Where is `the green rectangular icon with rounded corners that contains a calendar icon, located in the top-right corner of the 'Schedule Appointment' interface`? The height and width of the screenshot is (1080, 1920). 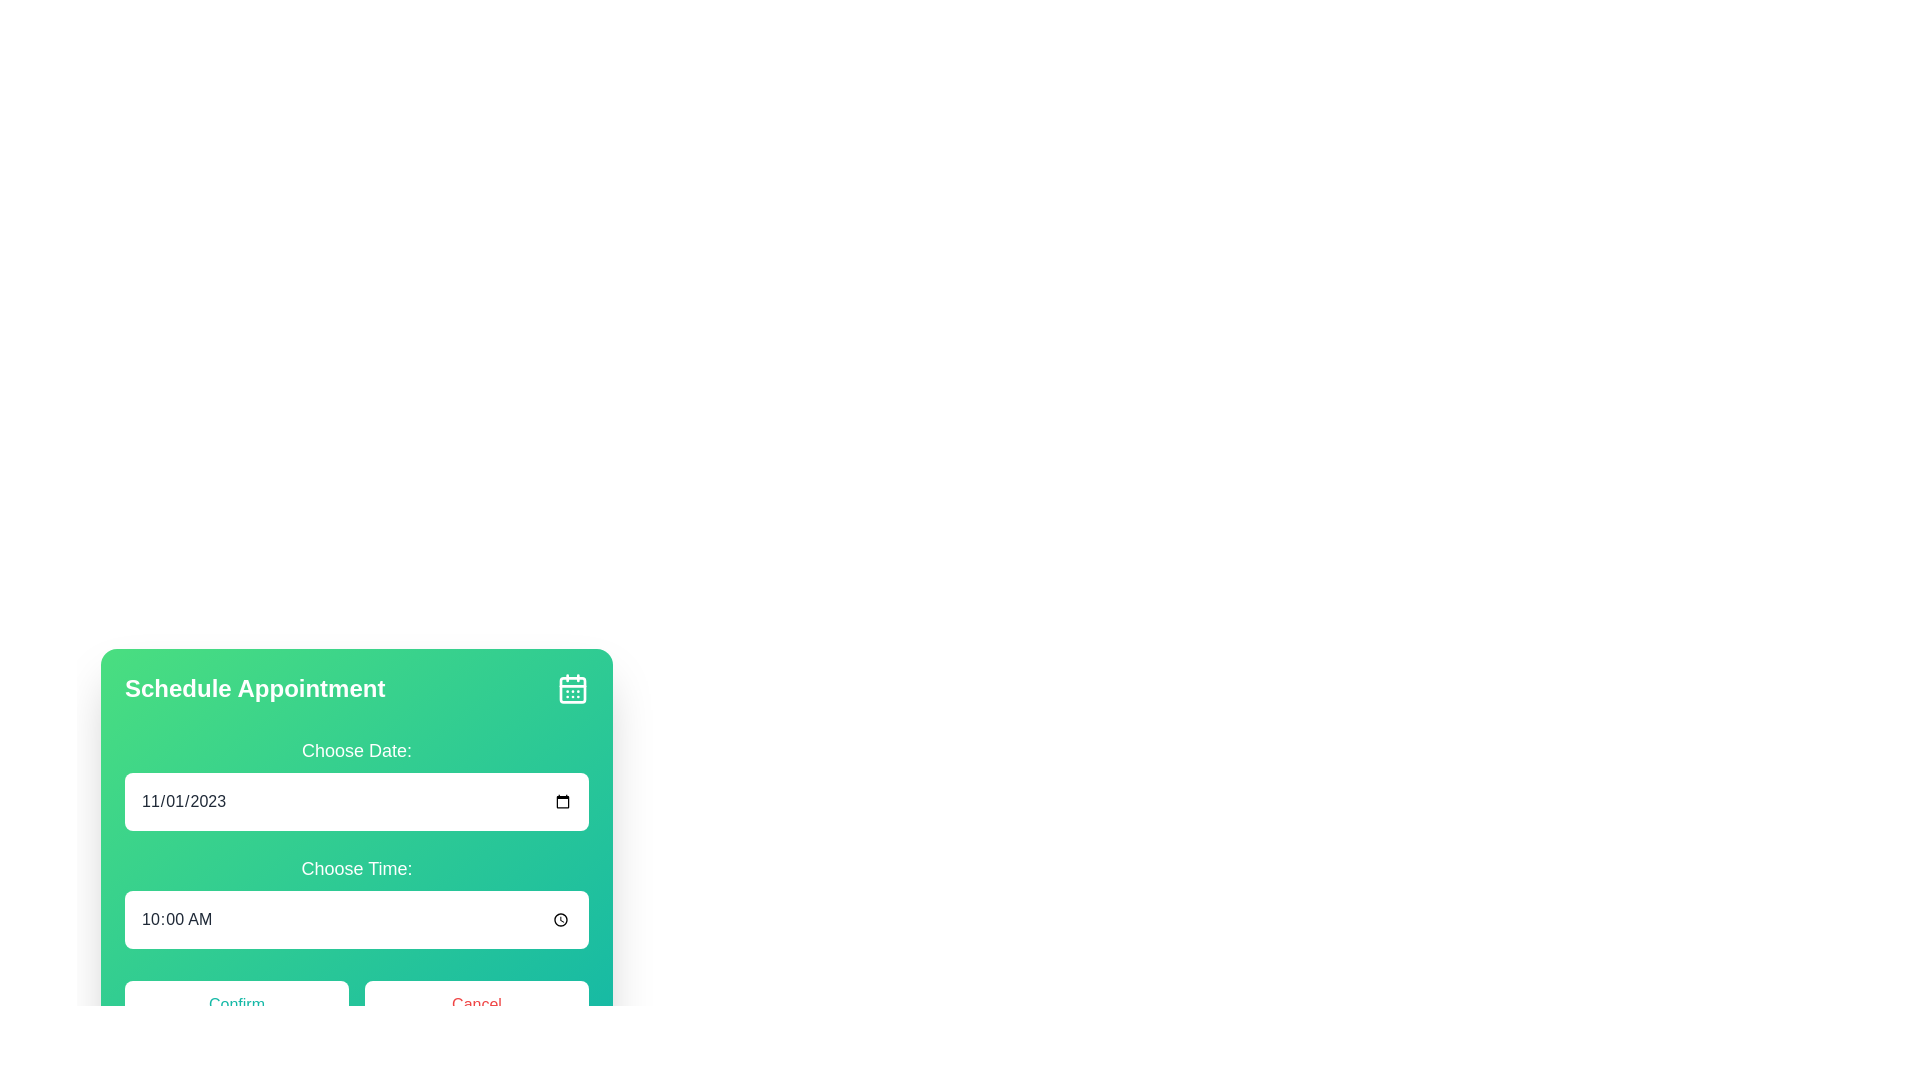 the green rectangular icon with rounded corners that contains a calendar icon, located in the top-right corner of the 'Schedule Appointment' interface is located at coordinates (571, 689).